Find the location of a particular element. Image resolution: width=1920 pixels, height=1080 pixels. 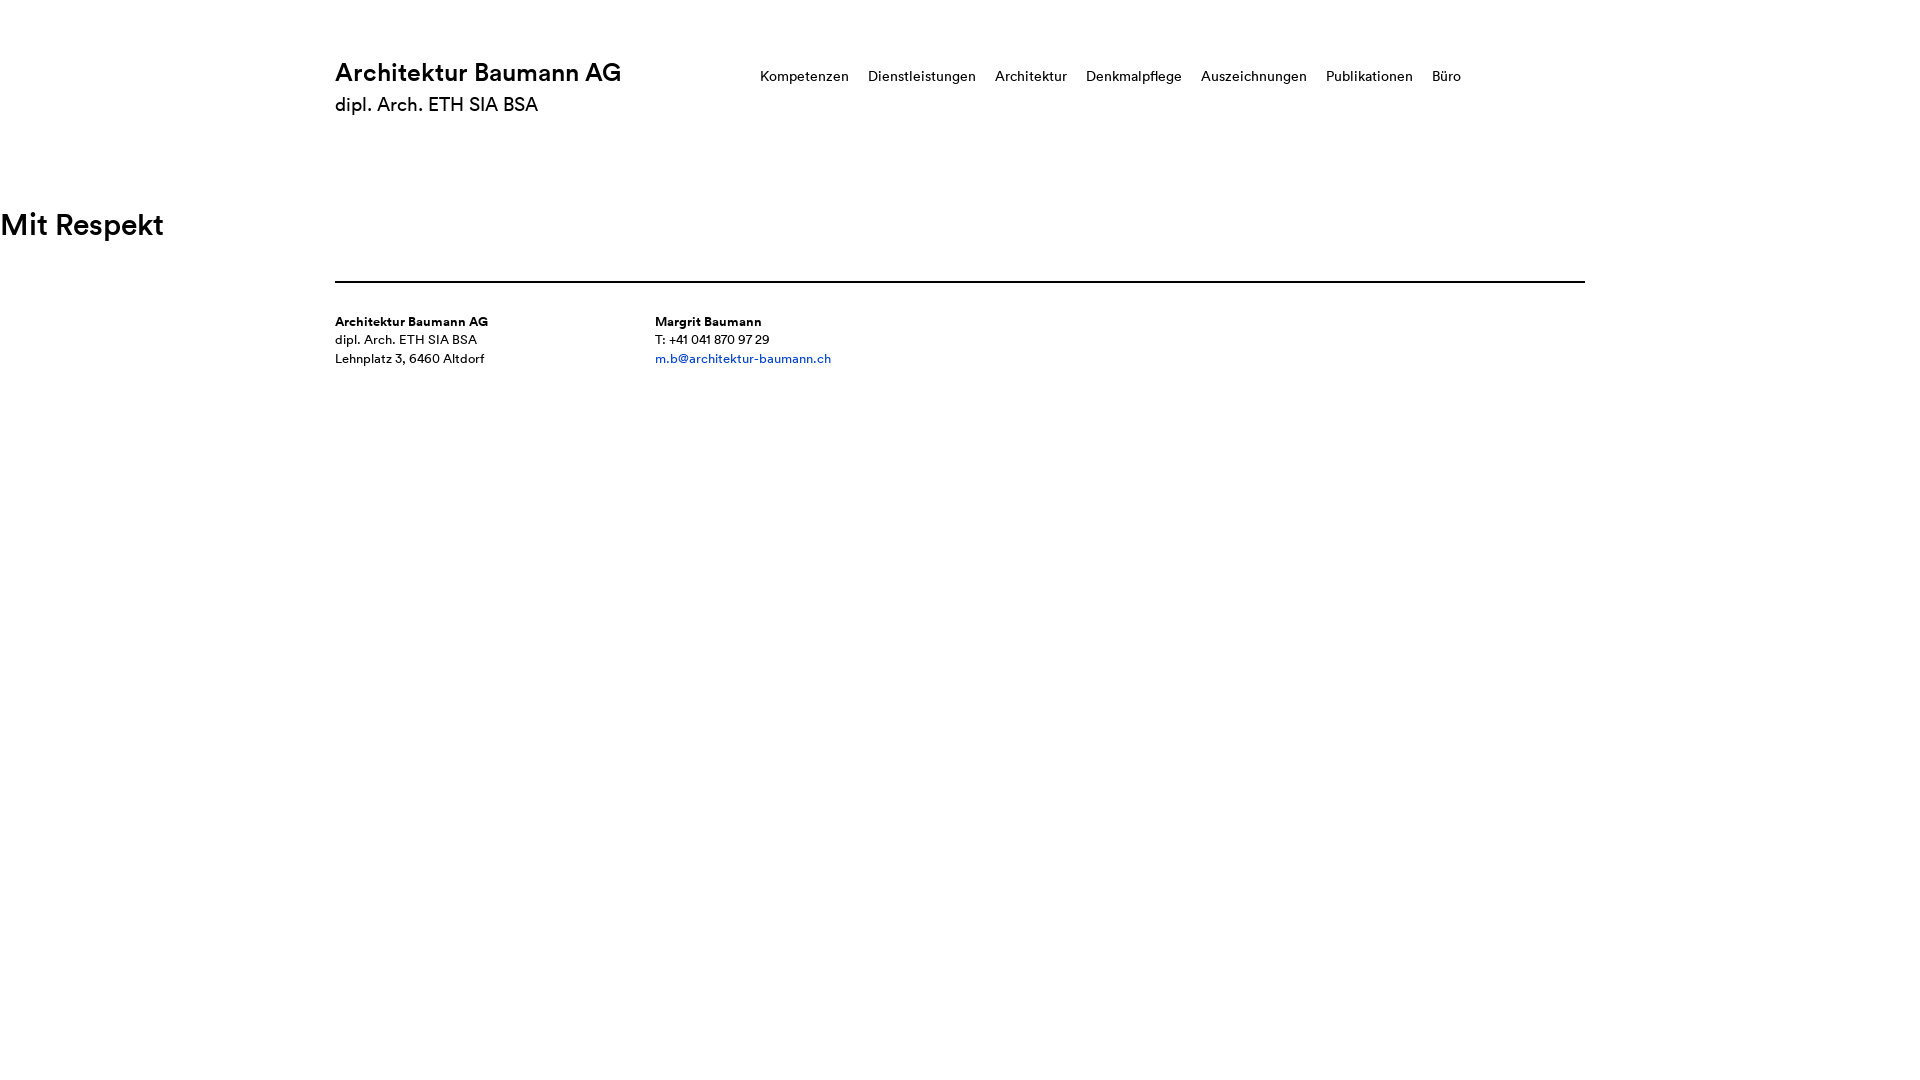

'Dienstleistungen' is located at coordinates (920, 75).